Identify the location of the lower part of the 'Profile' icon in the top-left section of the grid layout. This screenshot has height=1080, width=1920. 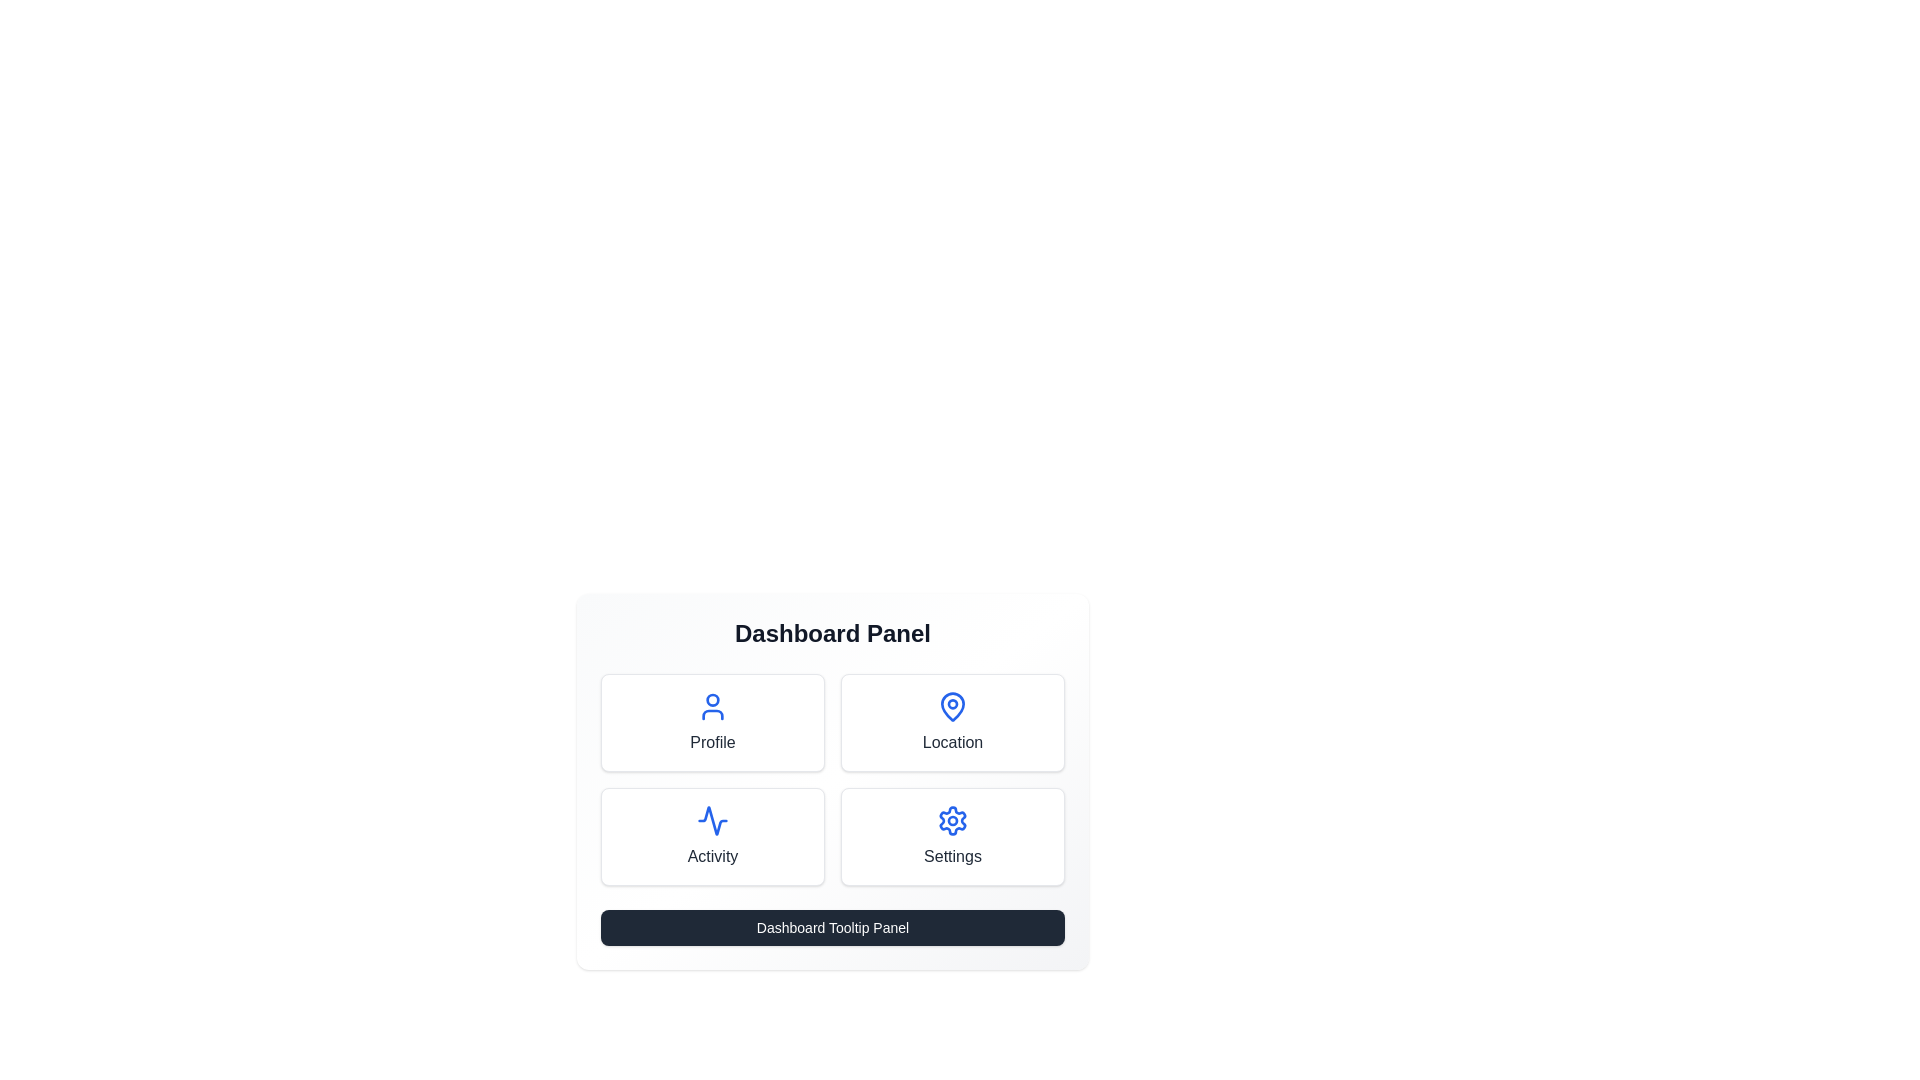
(713, 713).